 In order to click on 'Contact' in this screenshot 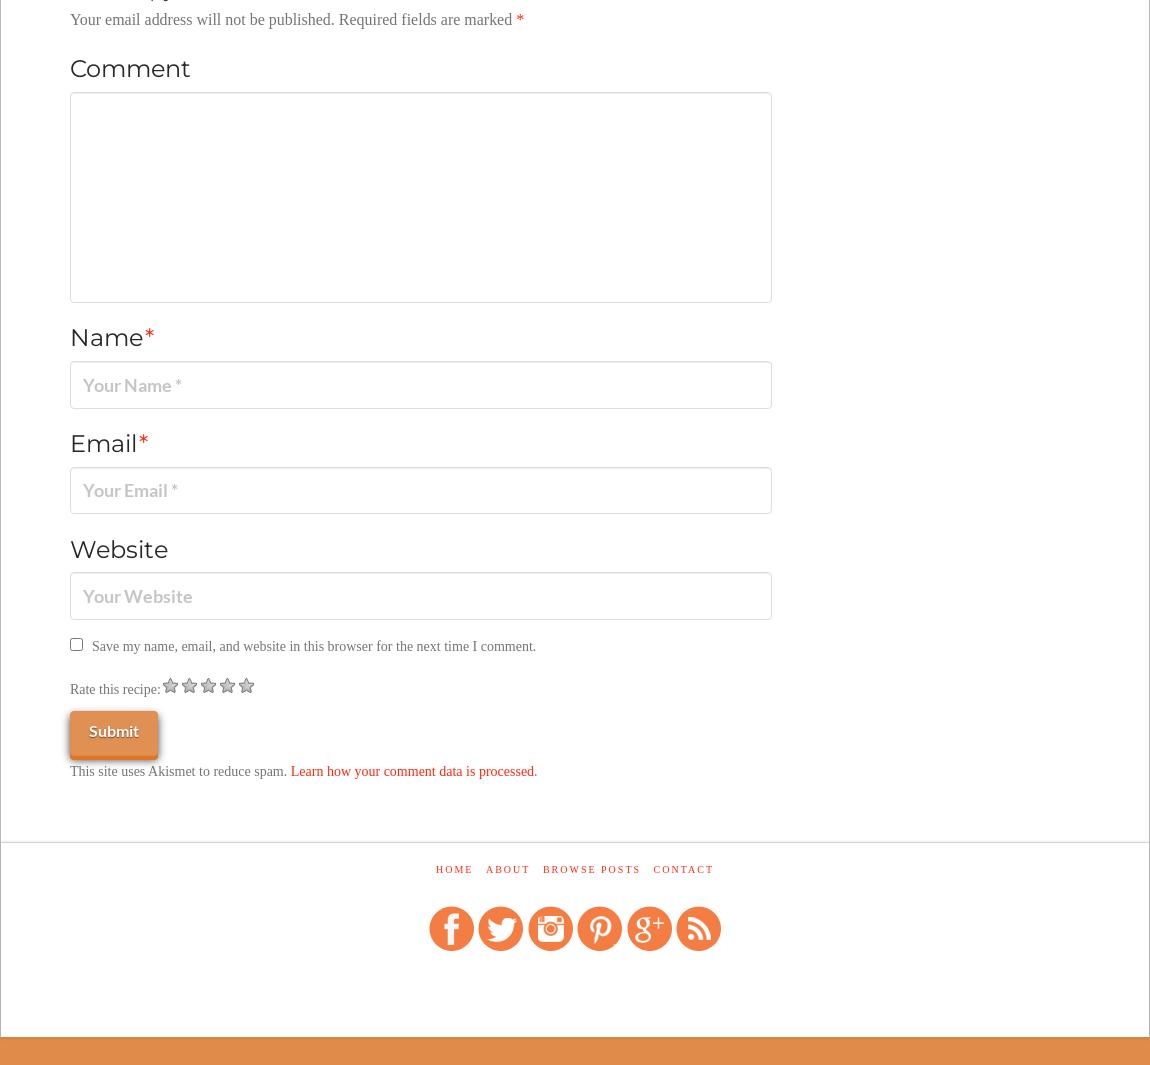, I will do `click(651, 869)`.